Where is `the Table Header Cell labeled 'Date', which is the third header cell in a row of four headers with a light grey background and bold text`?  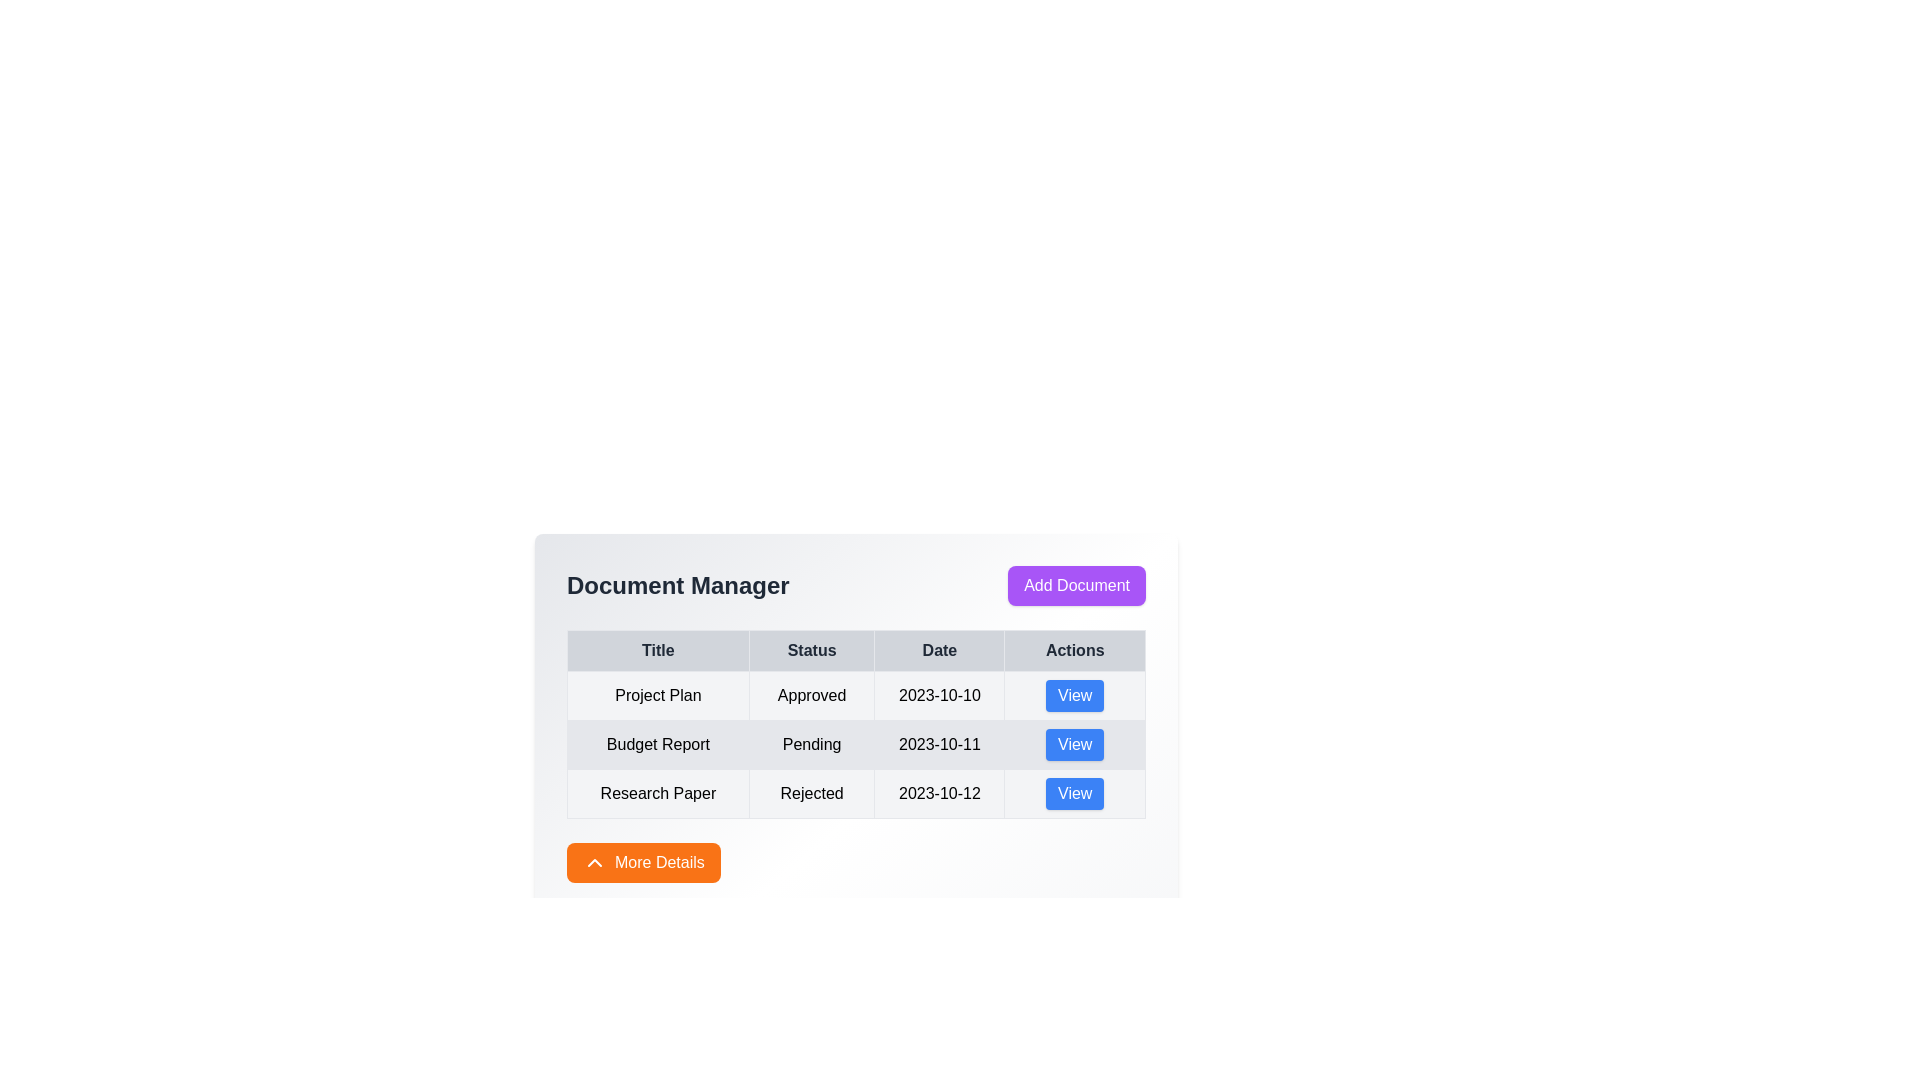 the Table Header Cell labeled 'Date', which is the third header cell in a row of four headers with a light grey background and bold text is located at coordinates (938, 651).